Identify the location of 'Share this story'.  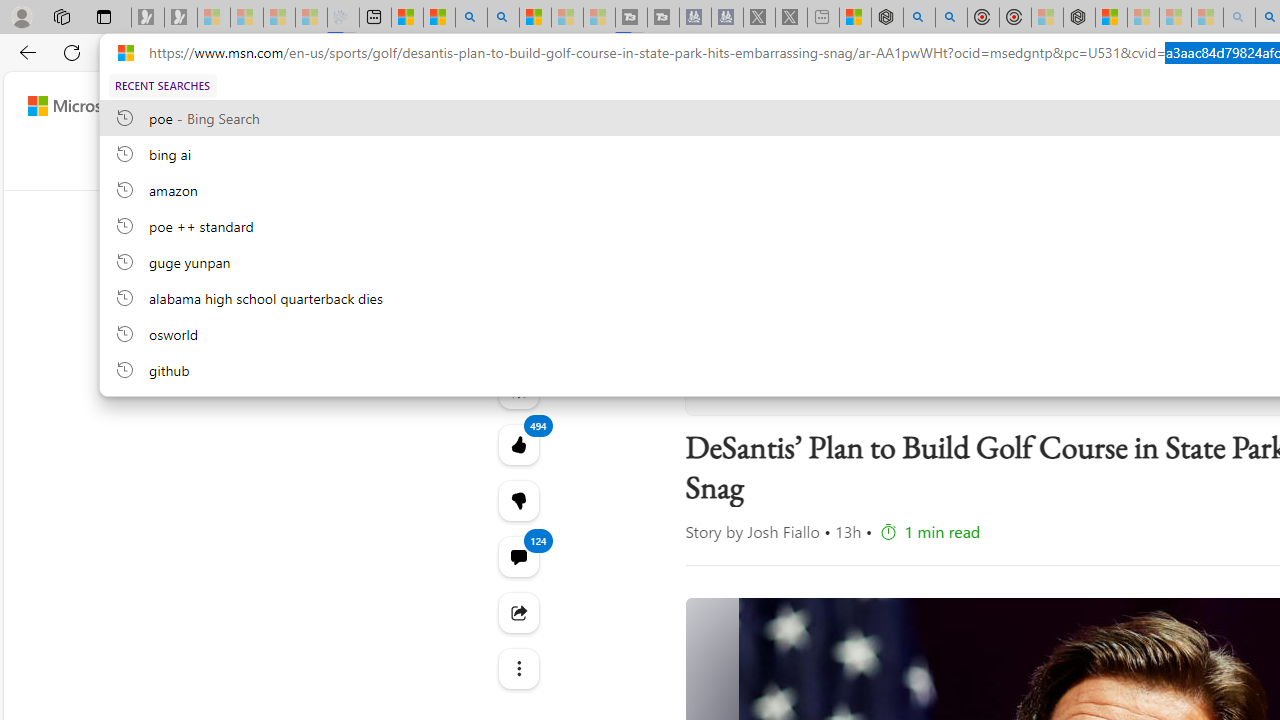
(518, 612).